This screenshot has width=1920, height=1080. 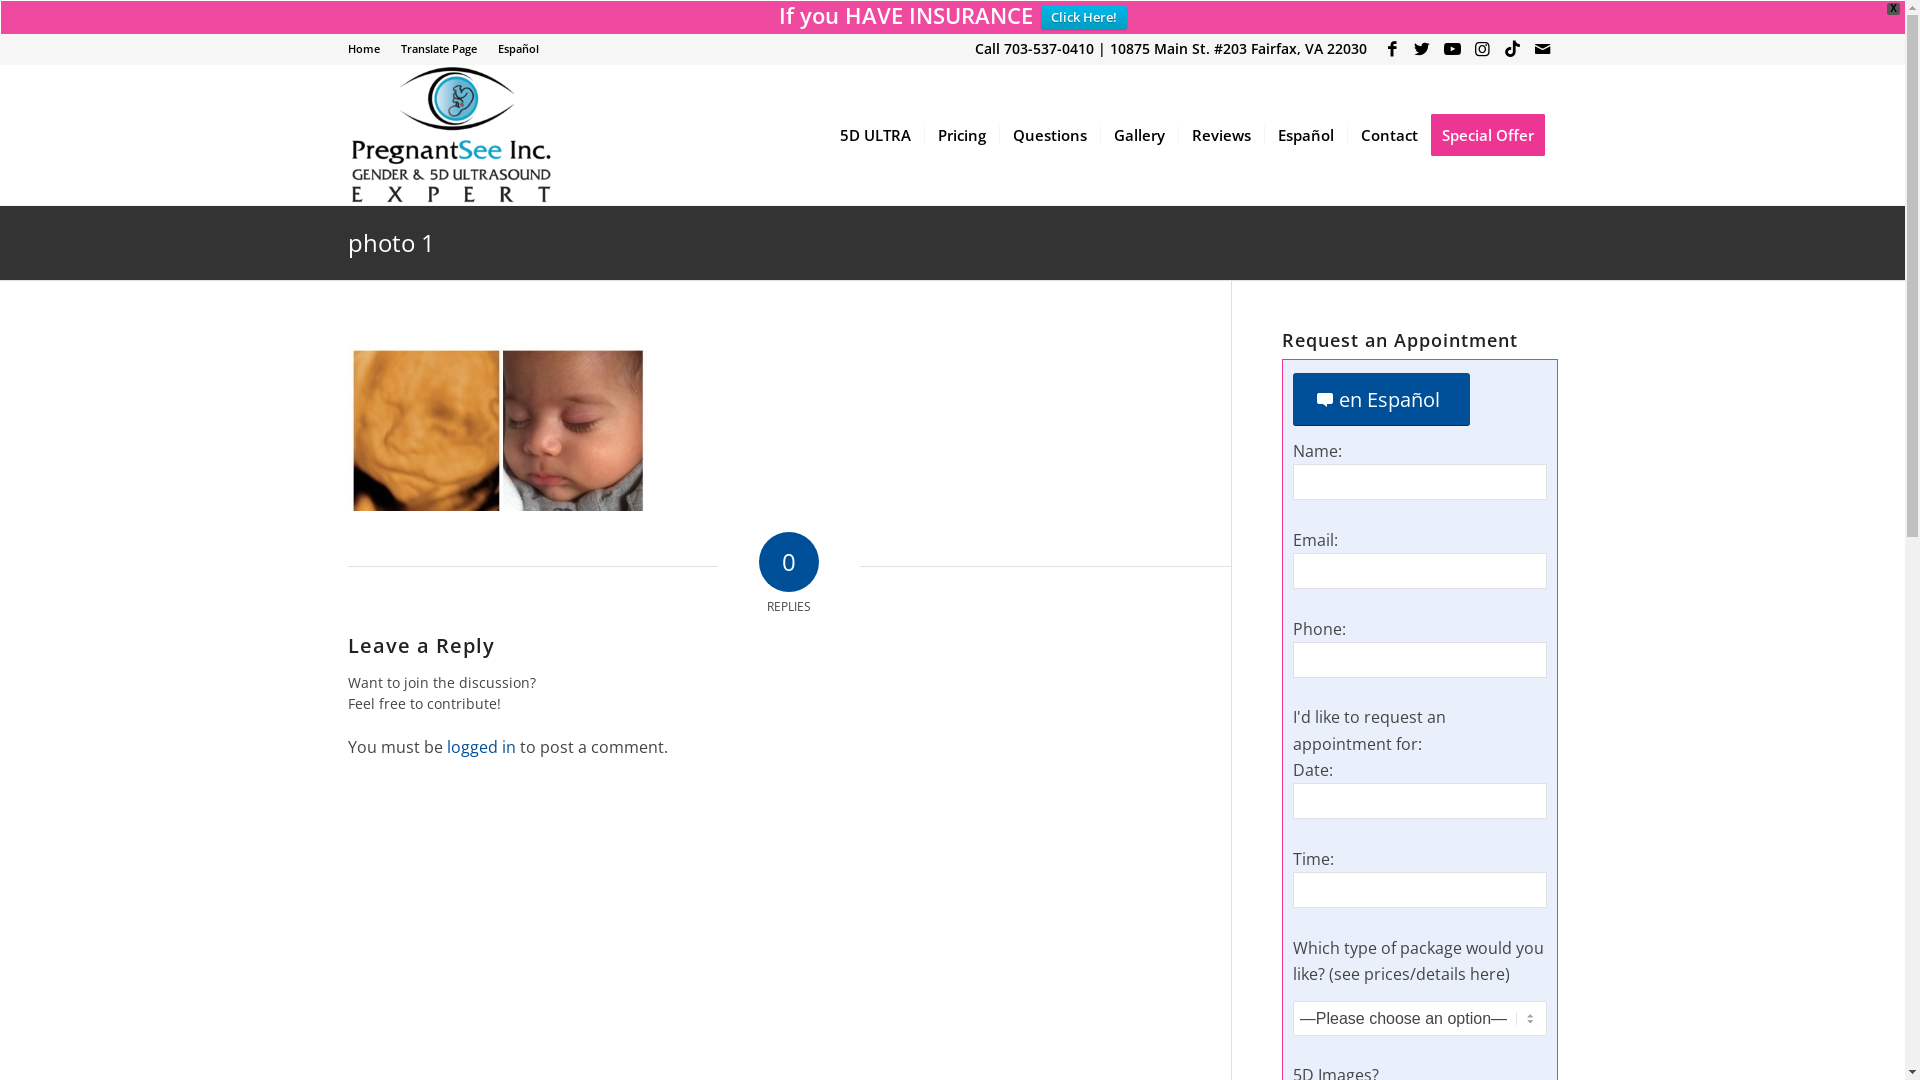 What do you see at coordinates (961, 135) in the screenshot?
I see `'Pricing'` at bounding box center [961, 135].